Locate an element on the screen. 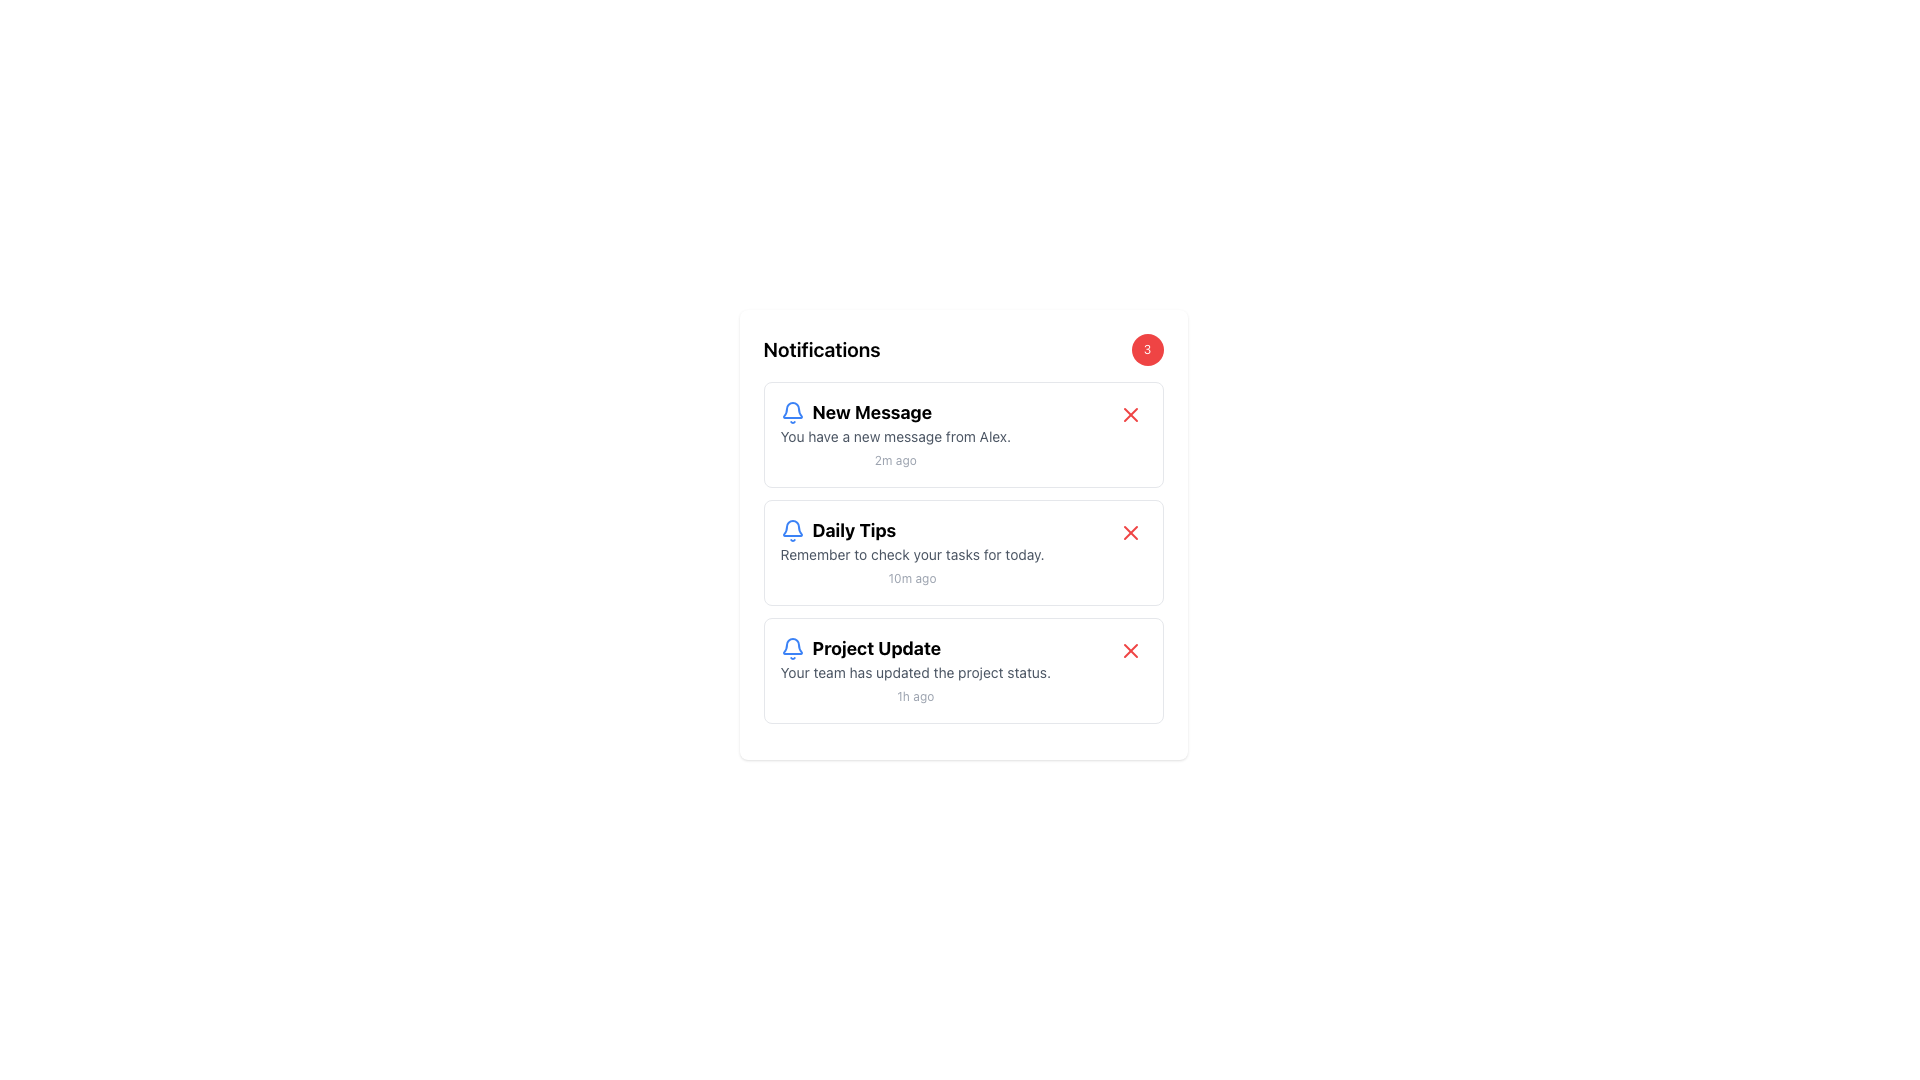 This screenshot has width=1920, height=1080. the circular red 'X' button in the top-right corner of the 'Project Update' notification card is located at coordinates (1130, 651).